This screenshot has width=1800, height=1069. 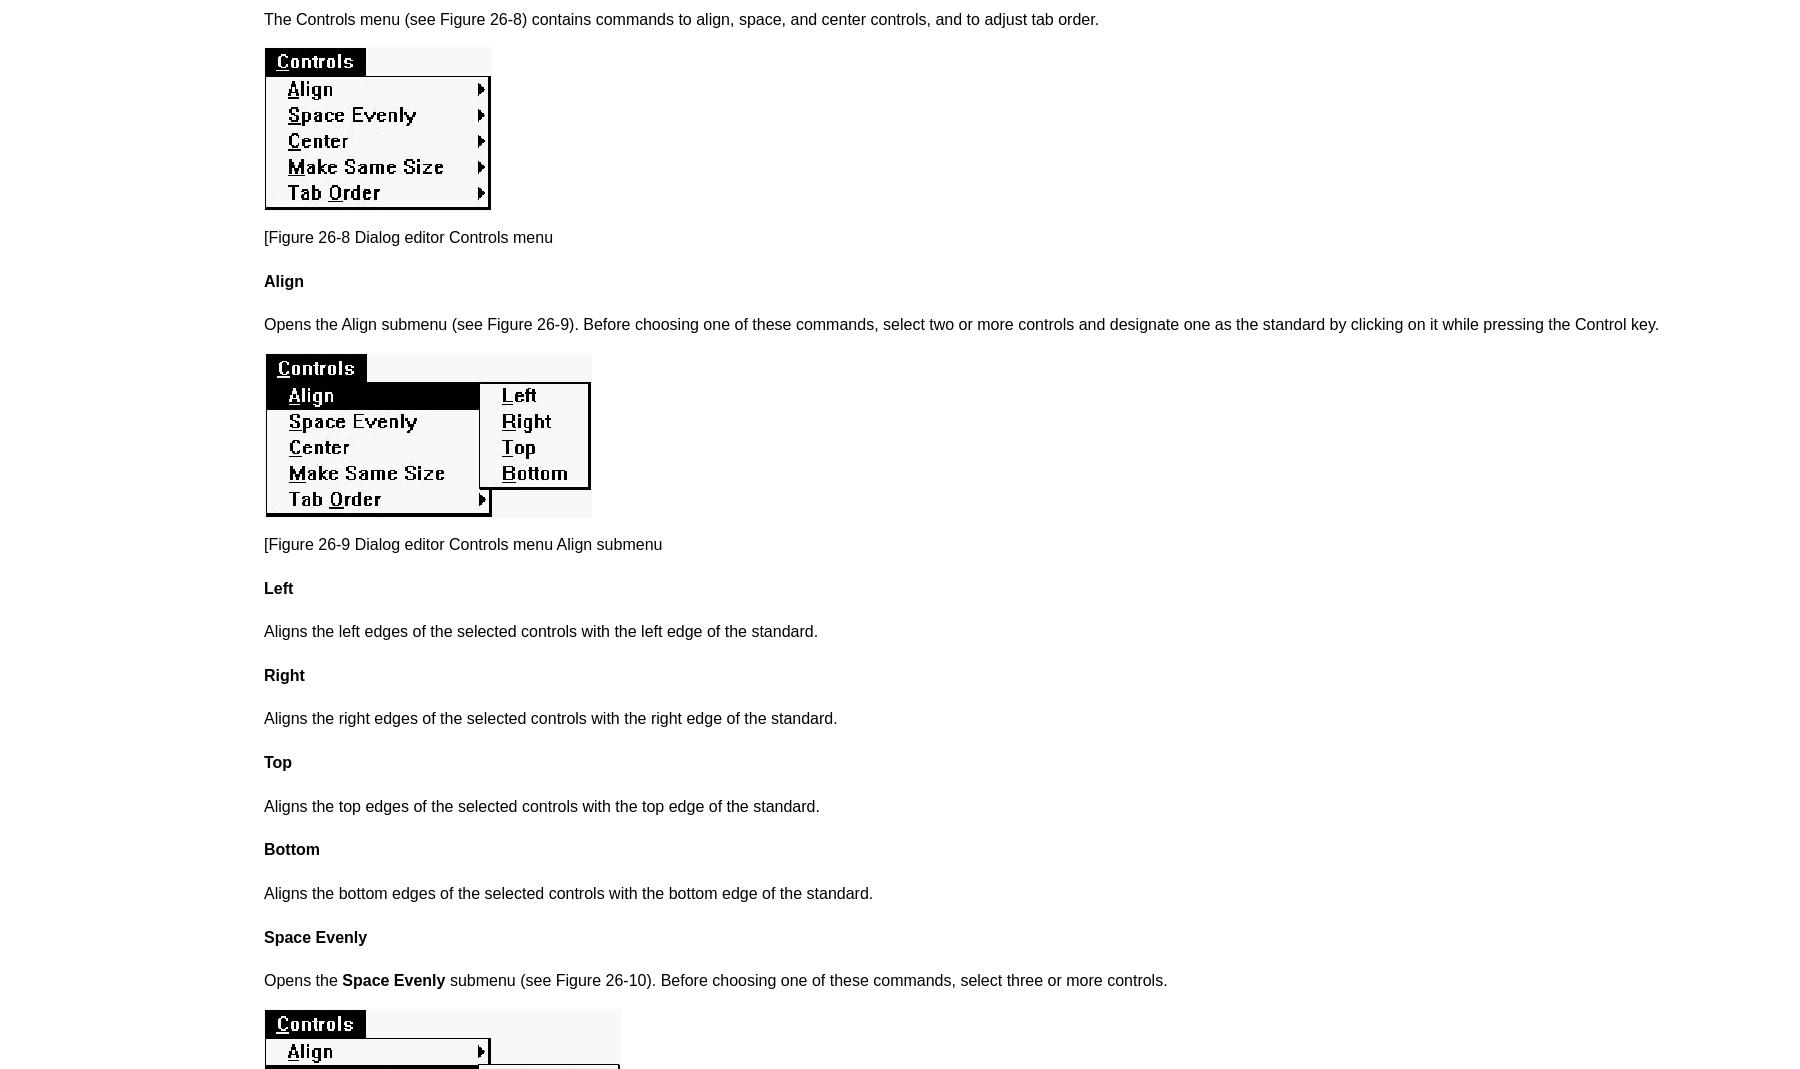 What do you see at coordinates (408, 236) in the screenshot?
I see `'[Figure 26-8 Dialog editor Controls menu'` at bounding box center [408, 236].